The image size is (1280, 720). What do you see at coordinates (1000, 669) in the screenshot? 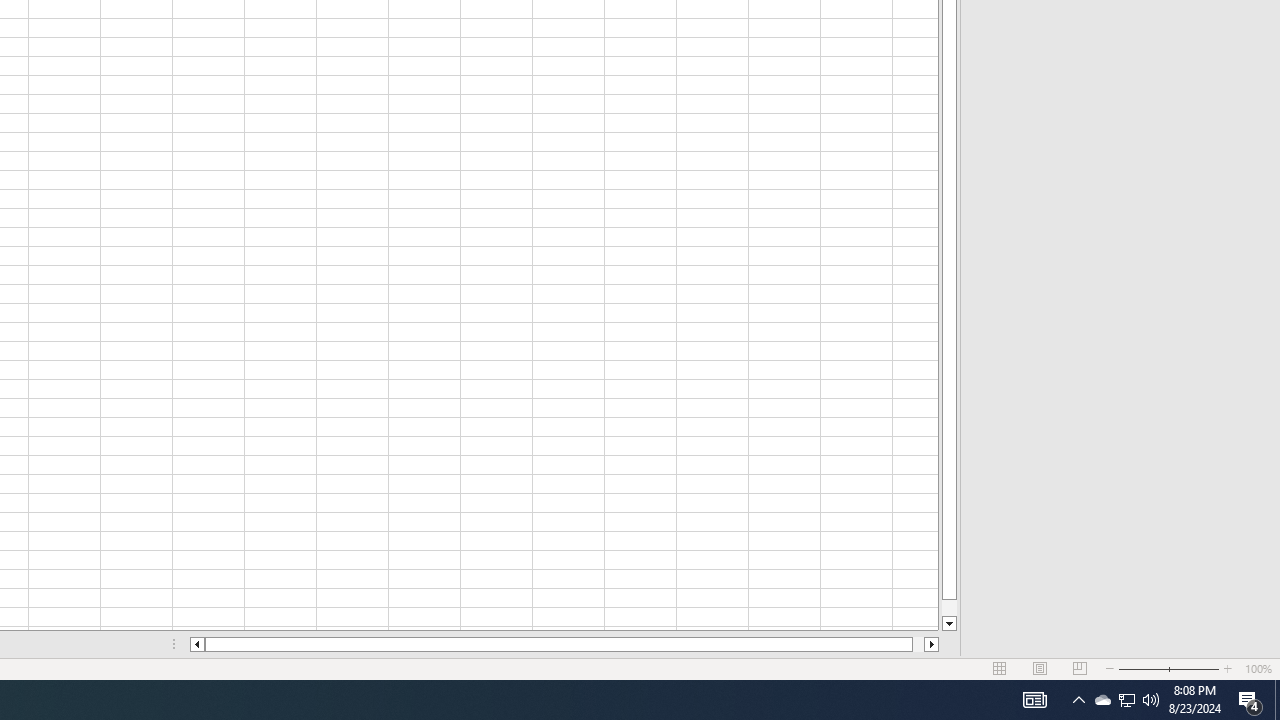
I see `'Normal'` at bounding box center [1000, 669].